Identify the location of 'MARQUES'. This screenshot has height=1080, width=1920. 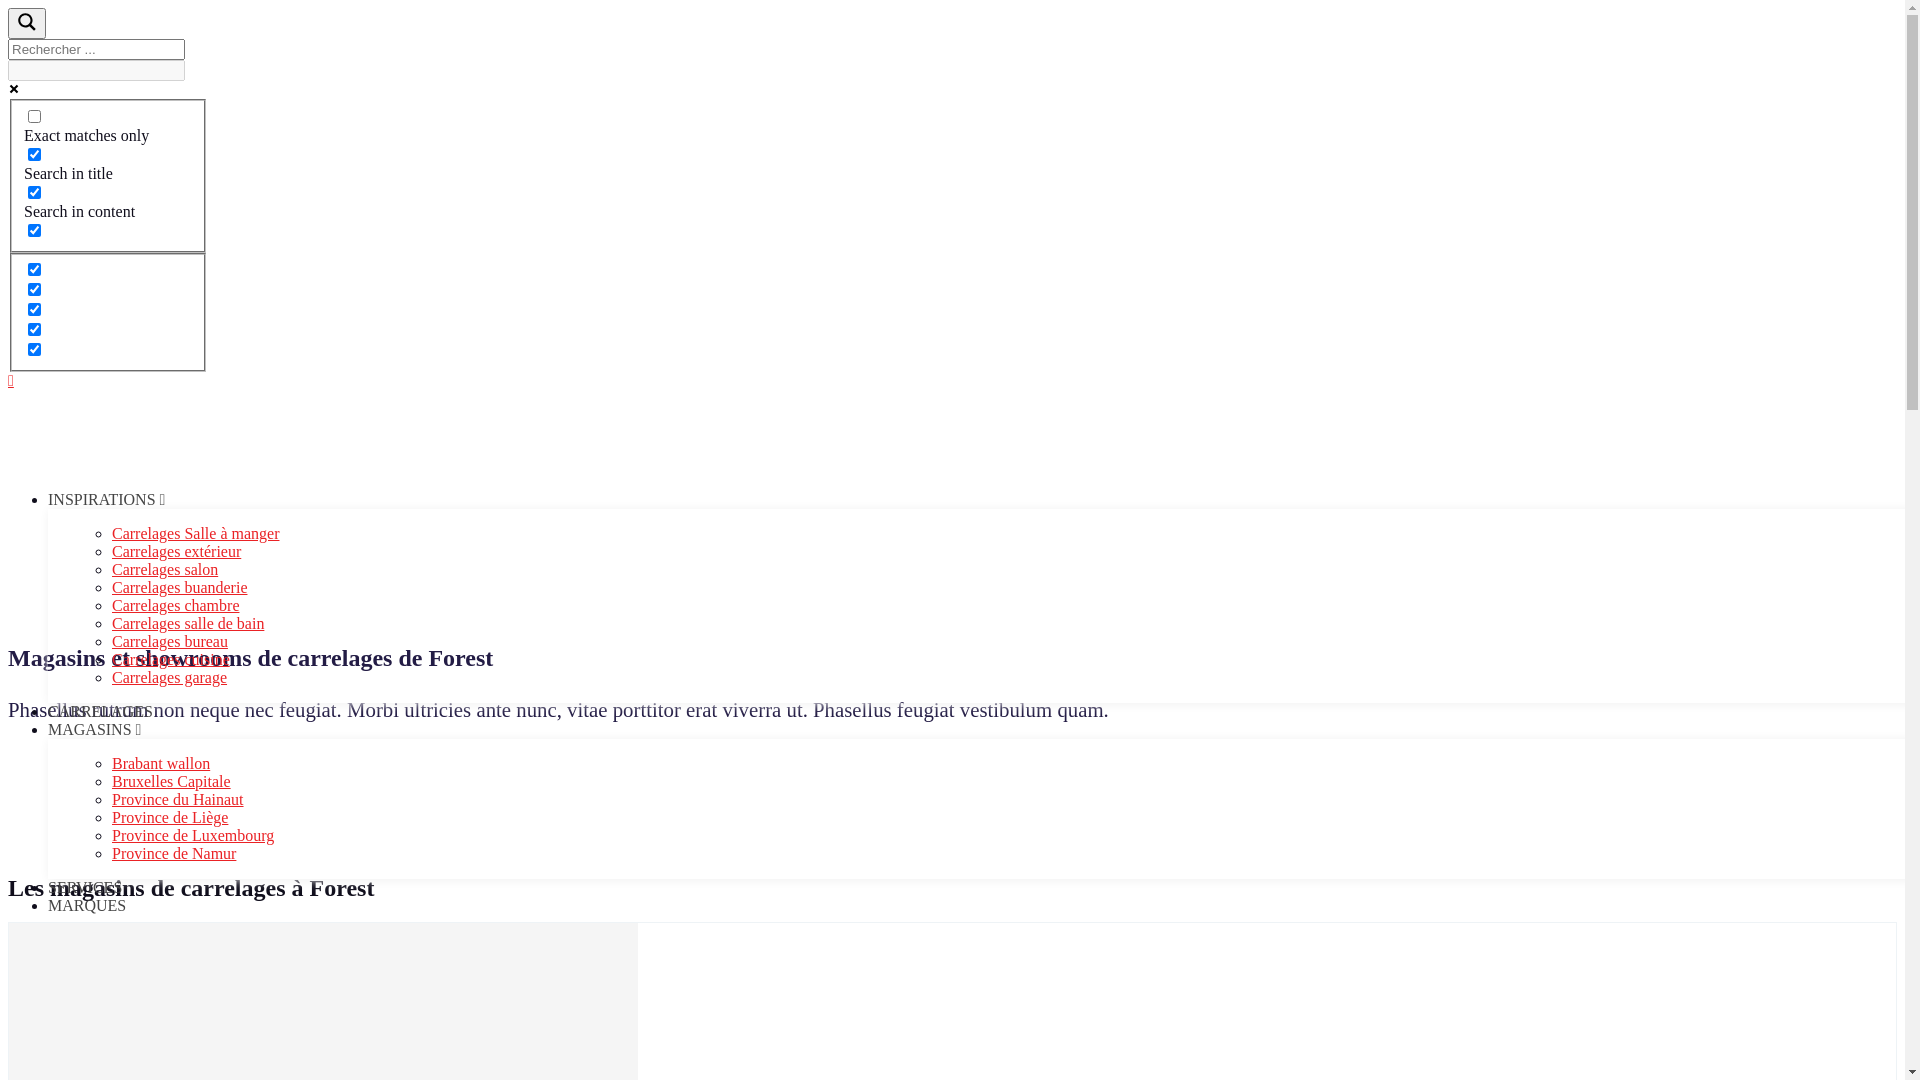
(85, 905).